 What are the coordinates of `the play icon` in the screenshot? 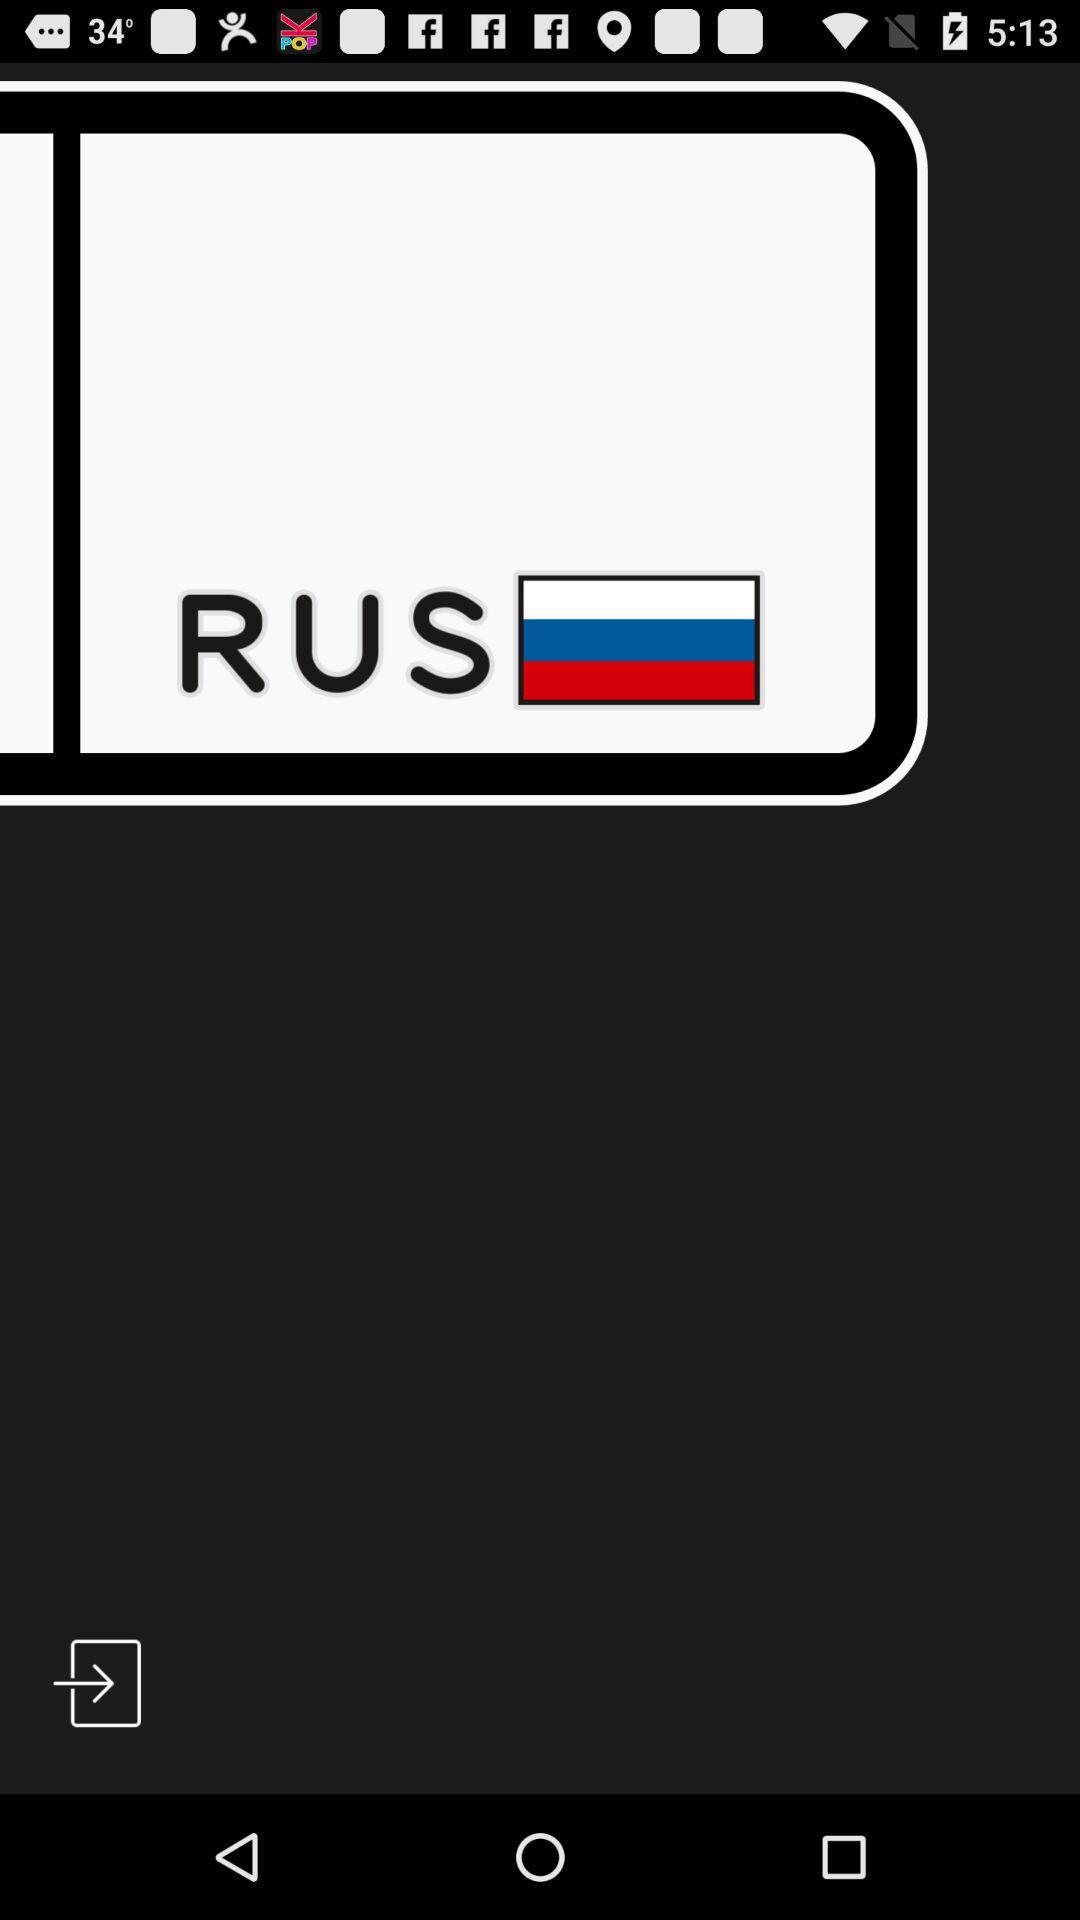 It's located at (97, 1801).